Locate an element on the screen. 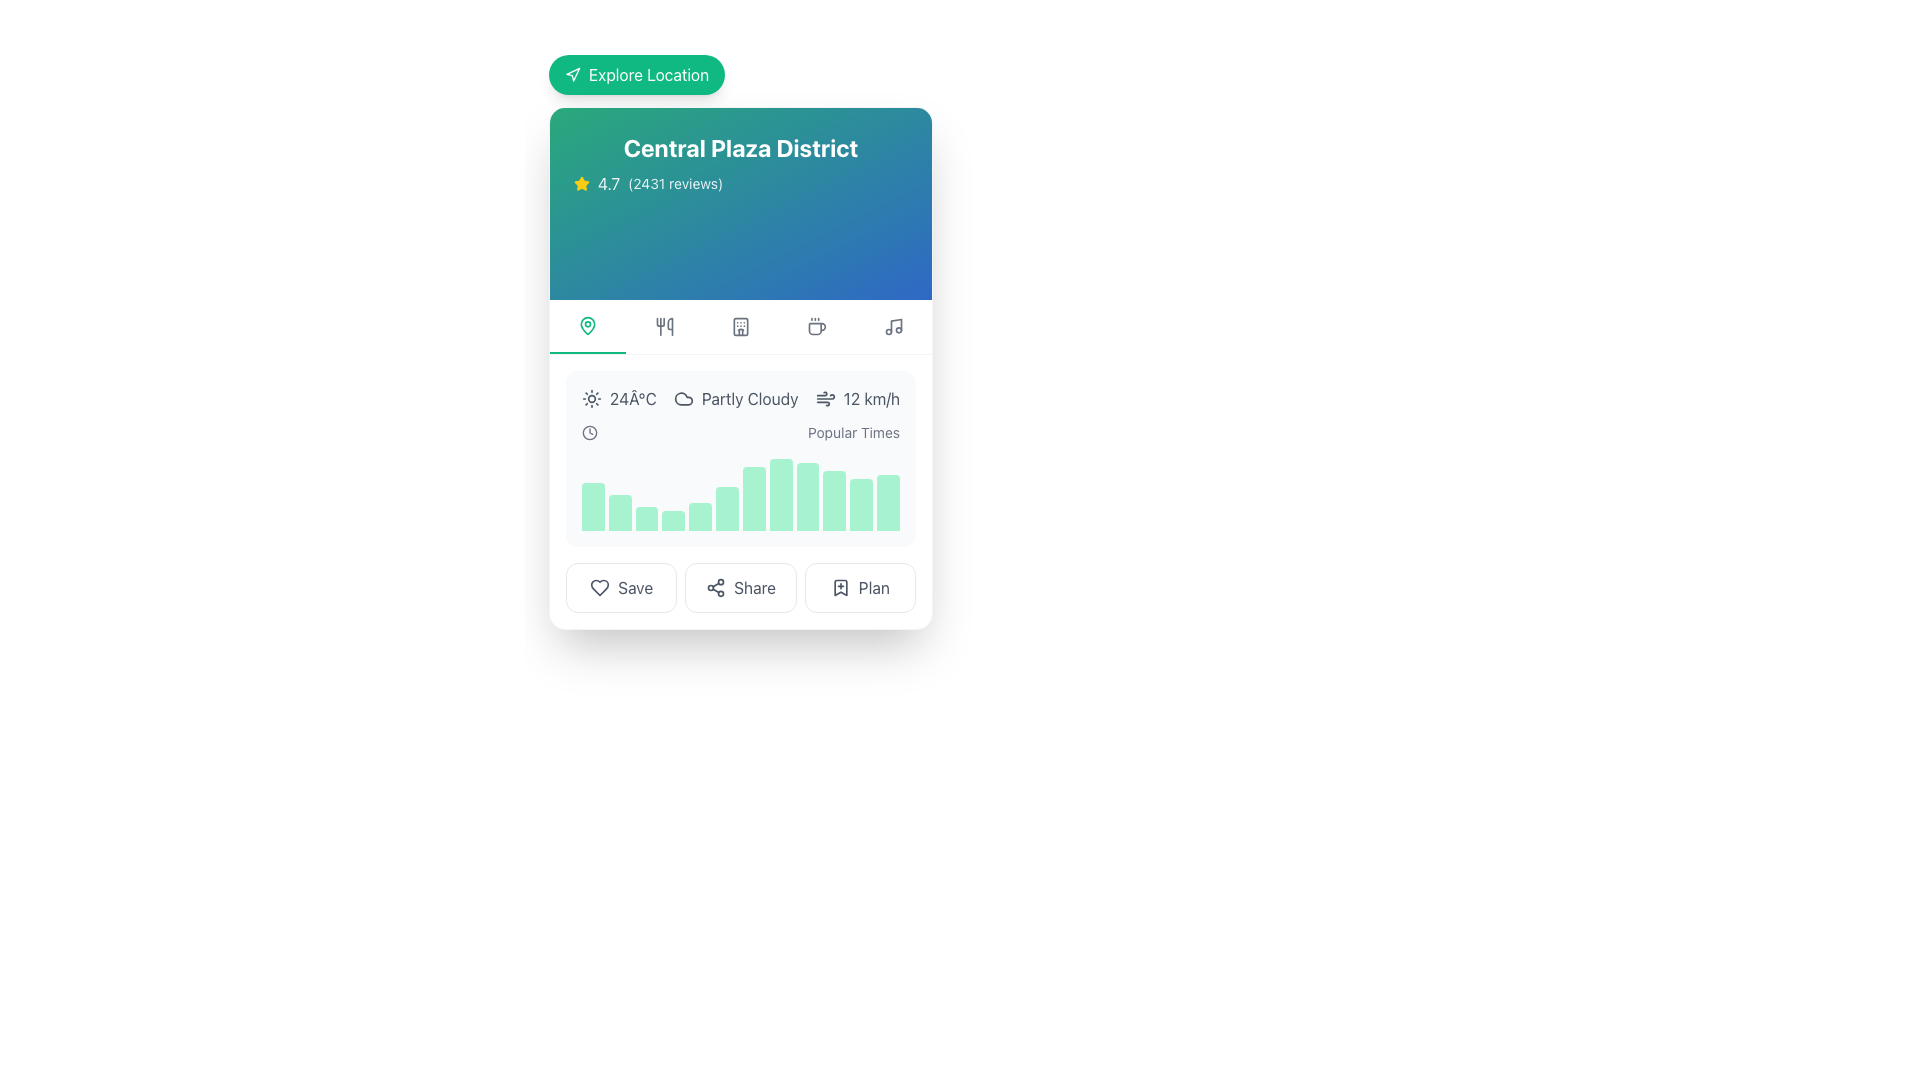  the Icon button that serves as a filter or navigation option related to the 'coffee' category is located at coordinates (817, 326).